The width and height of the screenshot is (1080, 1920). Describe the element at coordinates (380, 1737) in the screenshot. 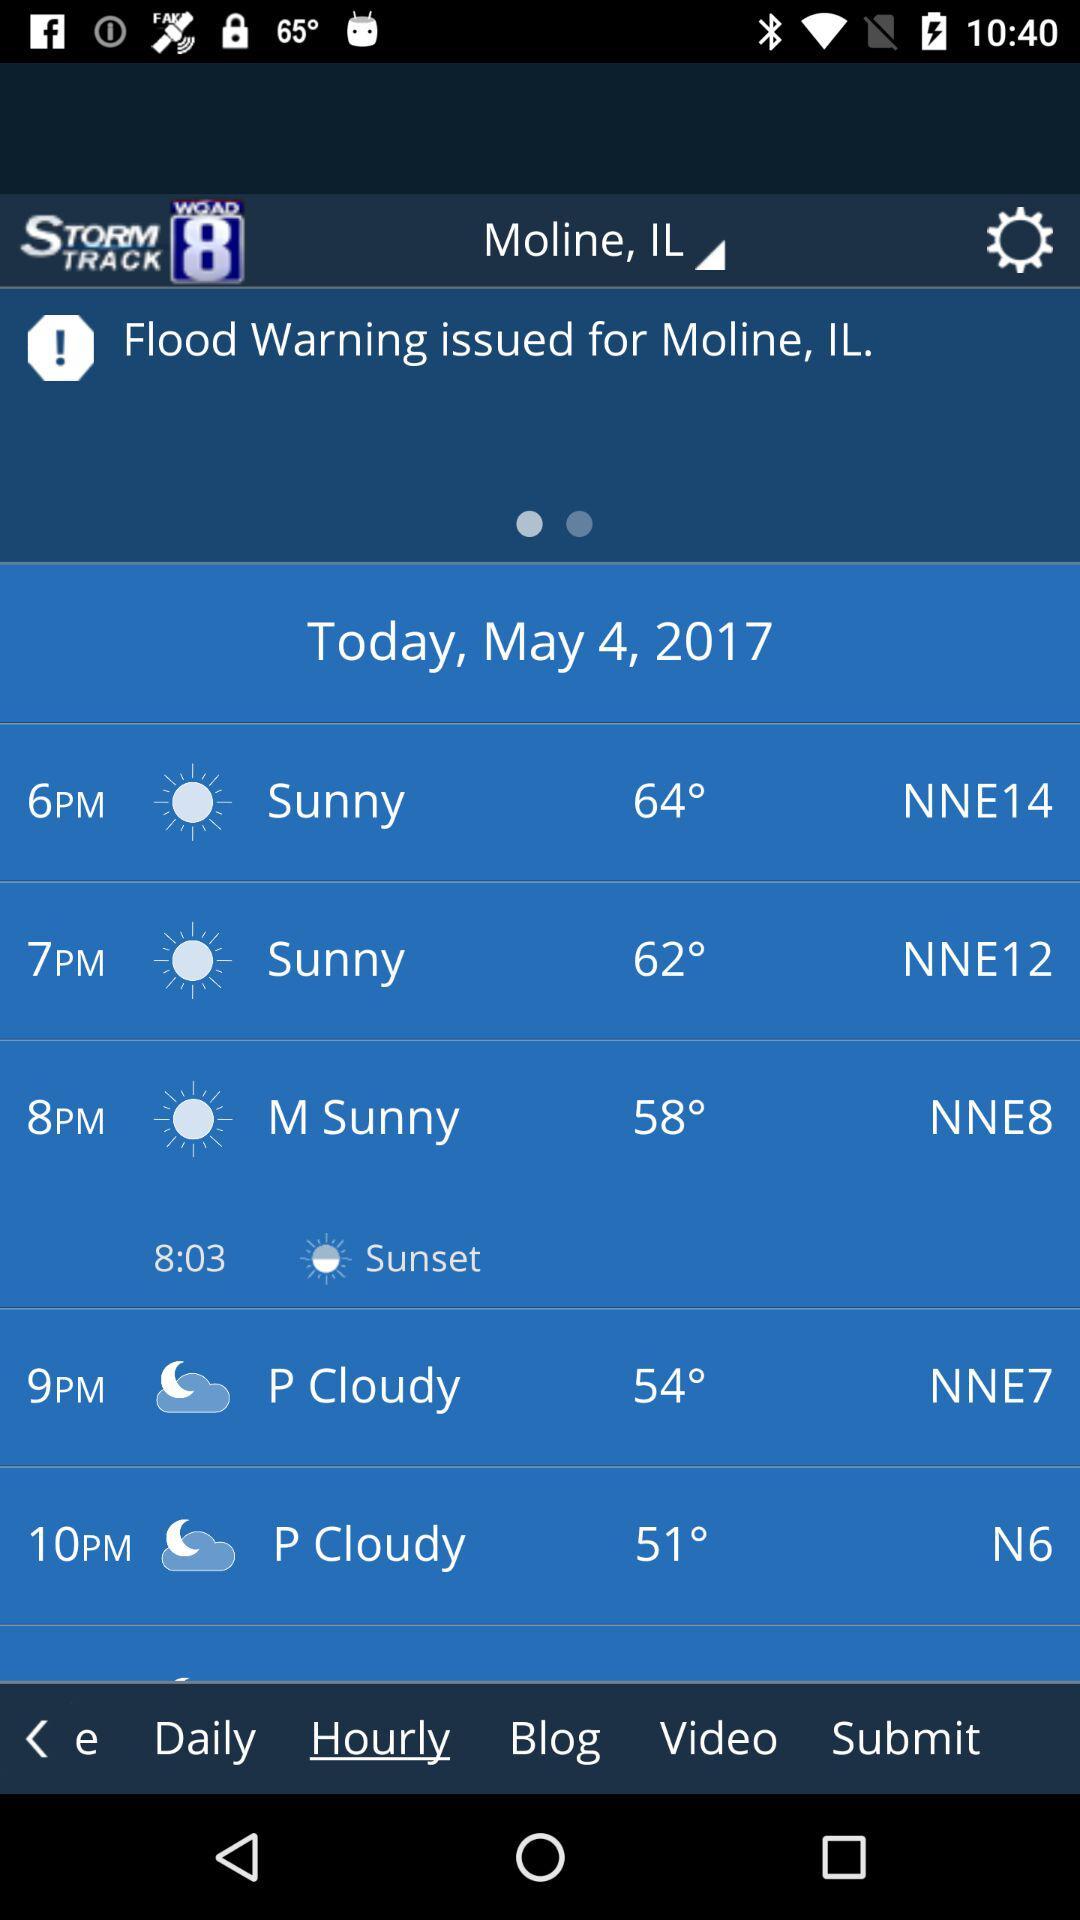

I see `the text which is right side of daily` at that location.